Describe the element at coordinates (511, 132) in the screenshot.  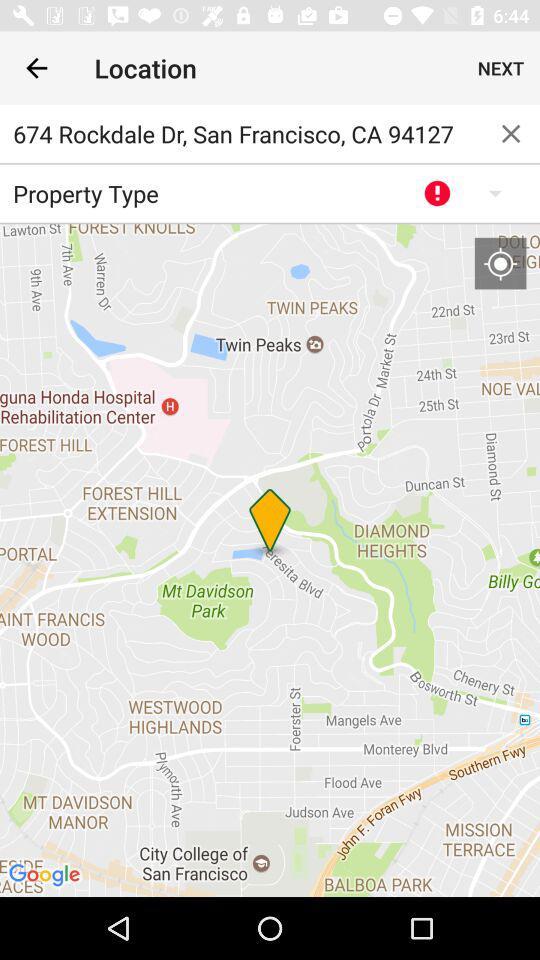
I see `the item to the right of 674 rockdale dr` at that location.